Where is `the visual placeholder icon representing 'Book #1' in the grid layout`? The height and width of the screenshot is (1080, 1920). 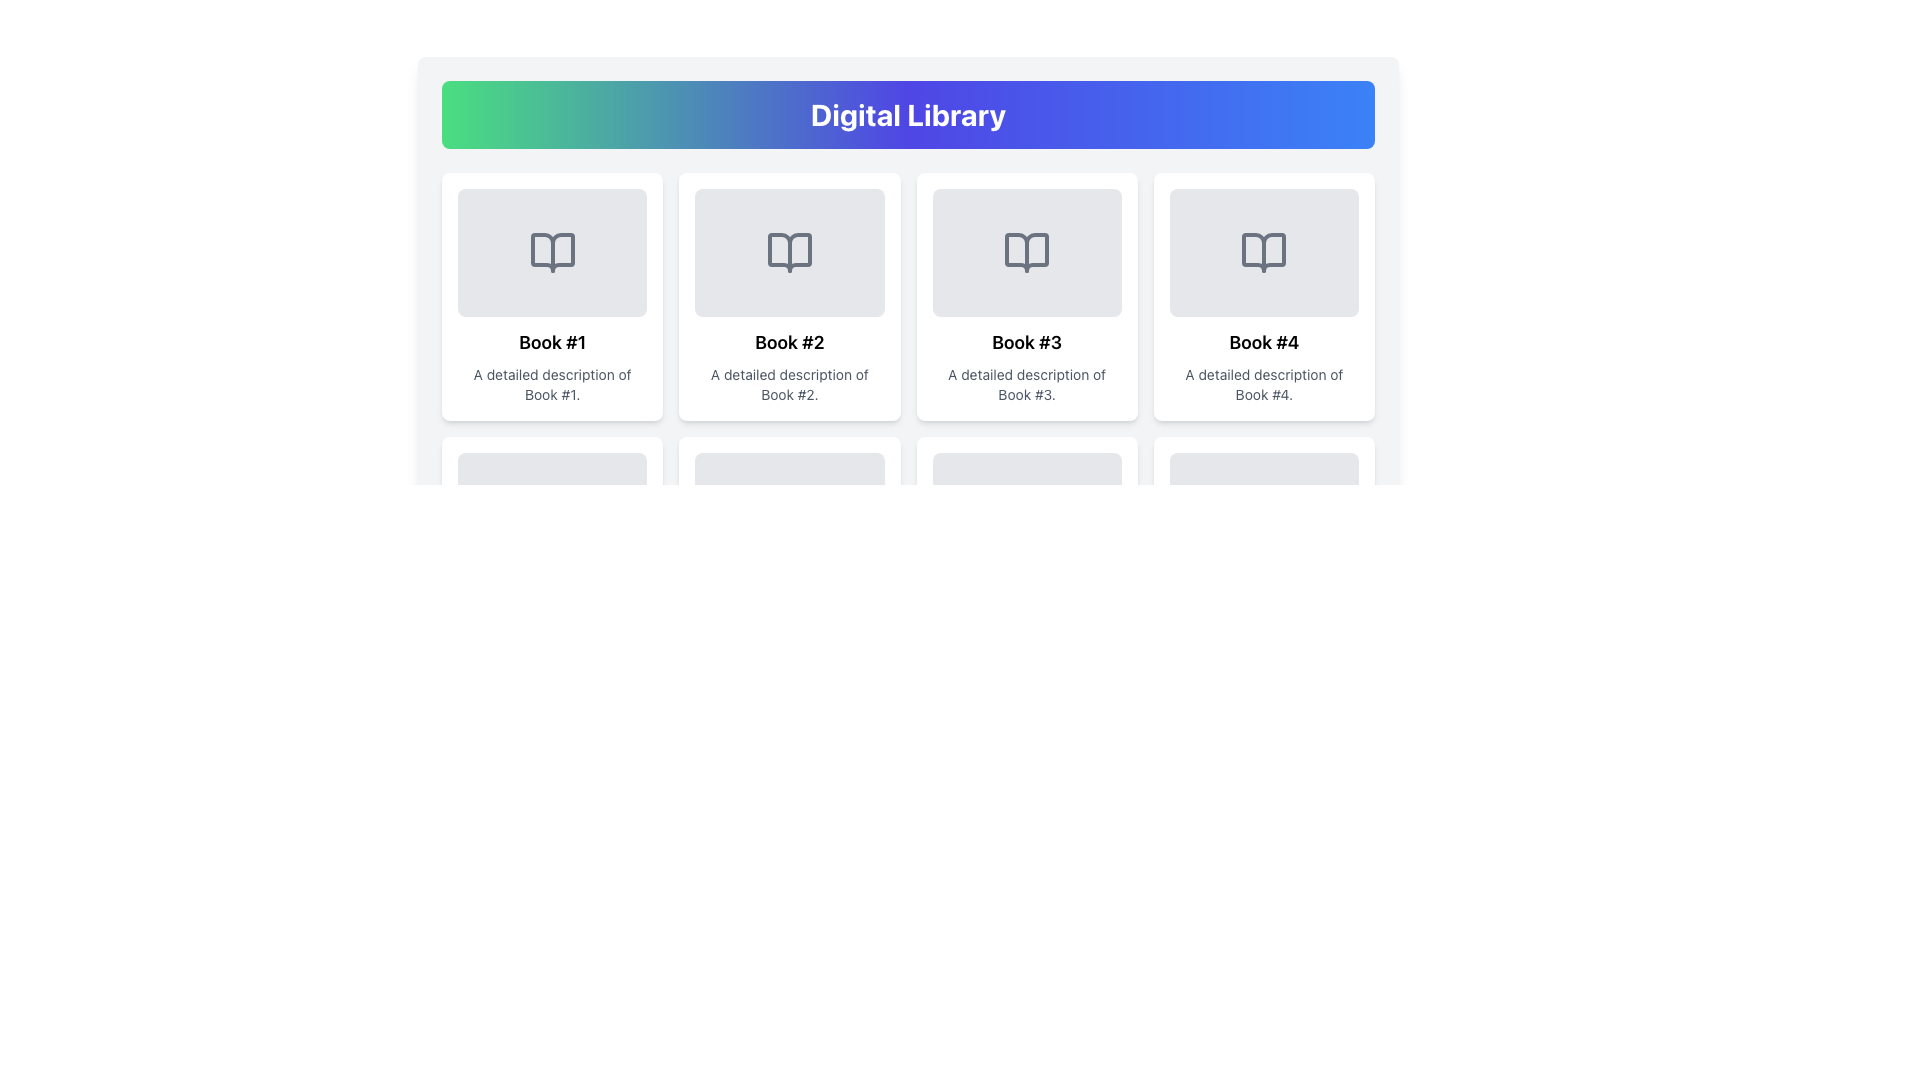 the visual placeholder icon representing 'Book #1' in the grid layout is located at coordinates (552, 252).